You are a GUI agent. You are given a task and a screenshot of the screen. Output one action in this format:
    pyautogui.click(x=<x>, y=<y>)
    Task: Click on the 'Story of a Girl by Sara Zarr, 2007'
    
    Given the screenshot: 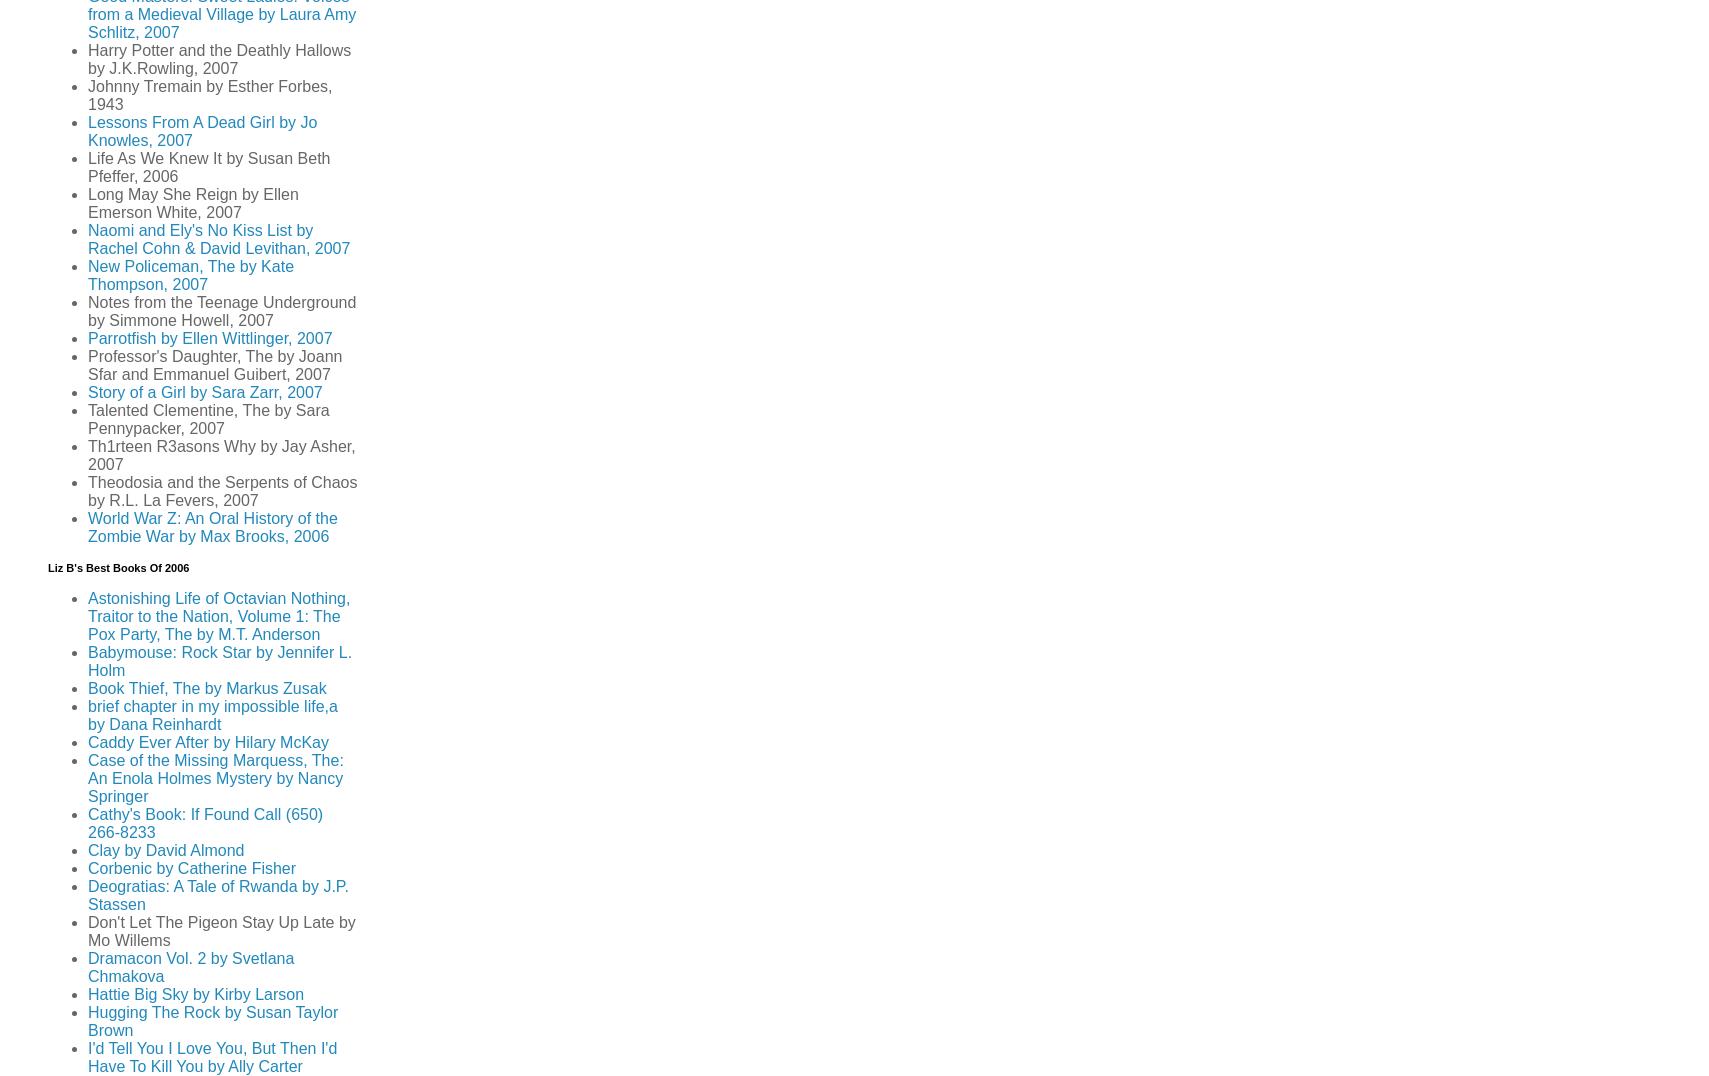 What is the action you would take?
    pyautogui.click(x=204, y=391)
    